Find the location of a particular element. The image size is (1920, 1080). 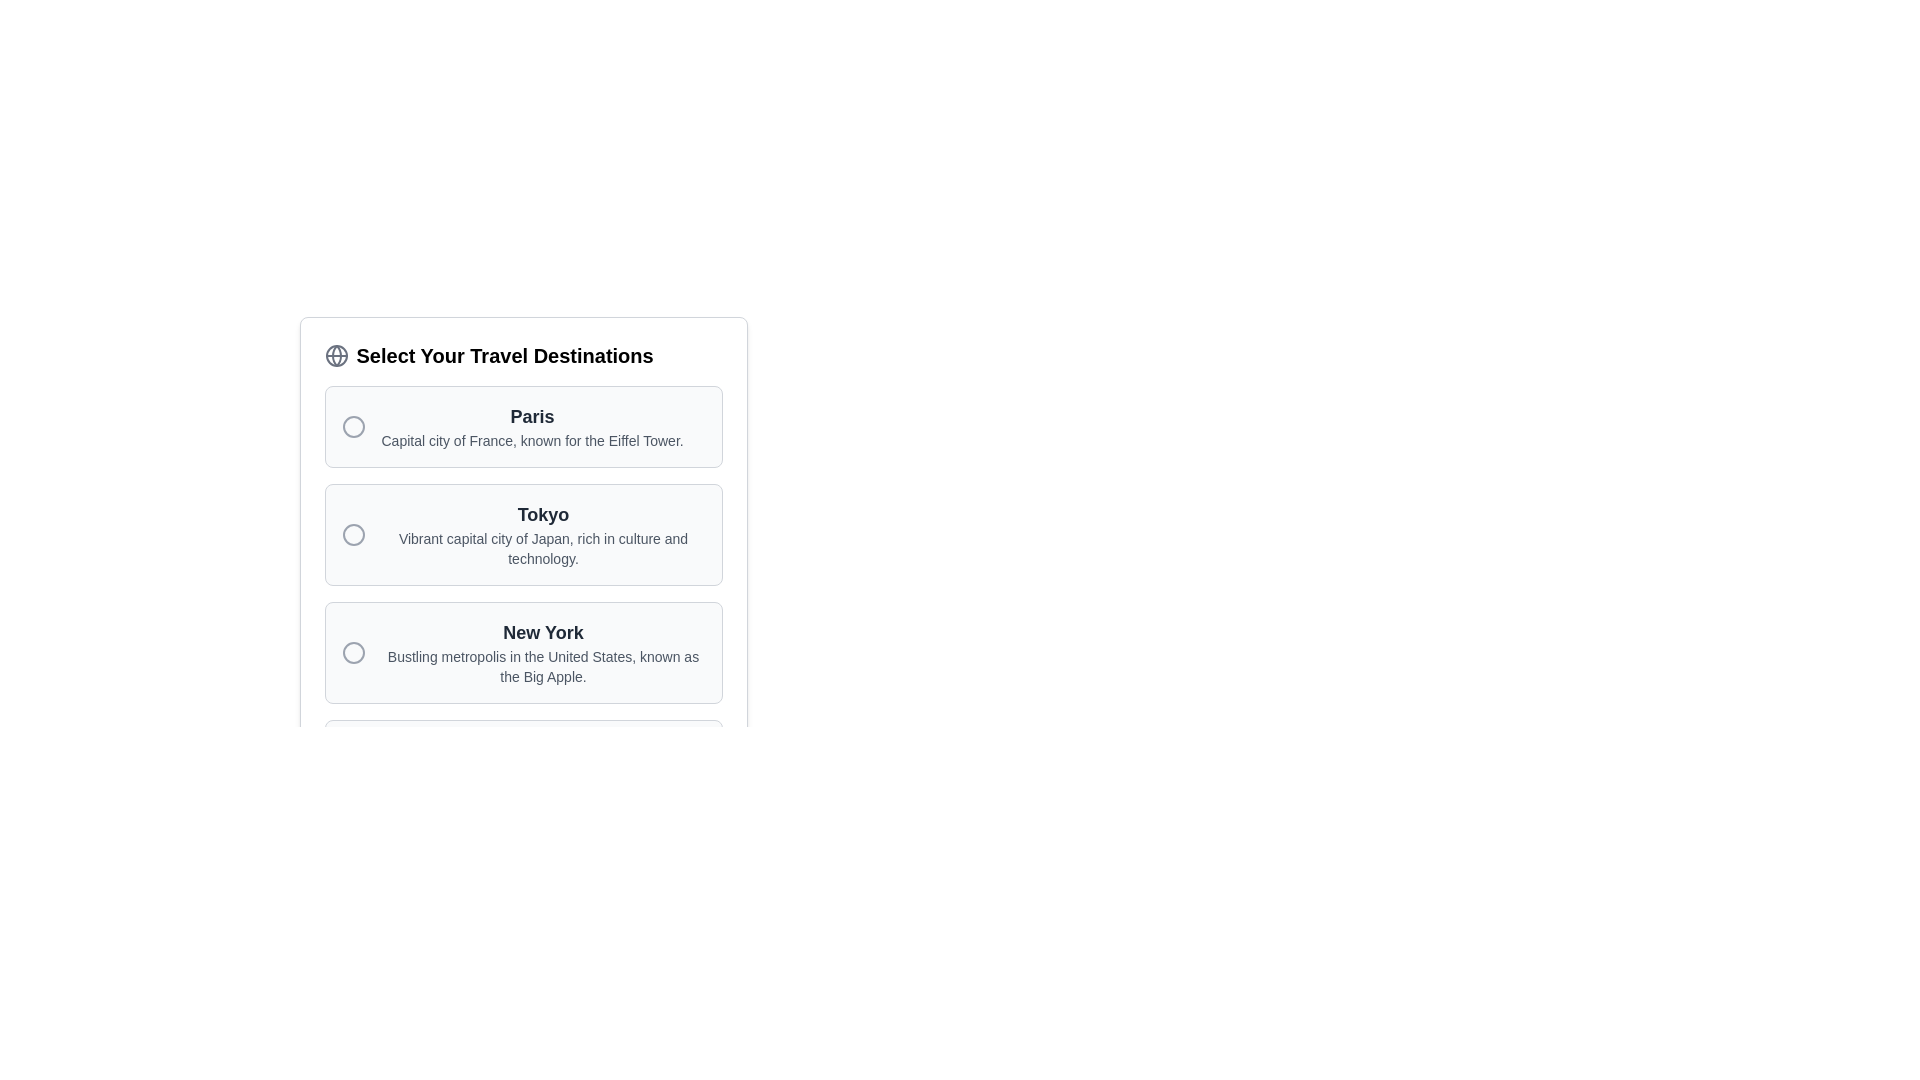

the unselected radio button for 'New York', which is a circular shape with a gray outline and a small inner circle, located in the third row of travel destination options is located at coordinates (353, 652).